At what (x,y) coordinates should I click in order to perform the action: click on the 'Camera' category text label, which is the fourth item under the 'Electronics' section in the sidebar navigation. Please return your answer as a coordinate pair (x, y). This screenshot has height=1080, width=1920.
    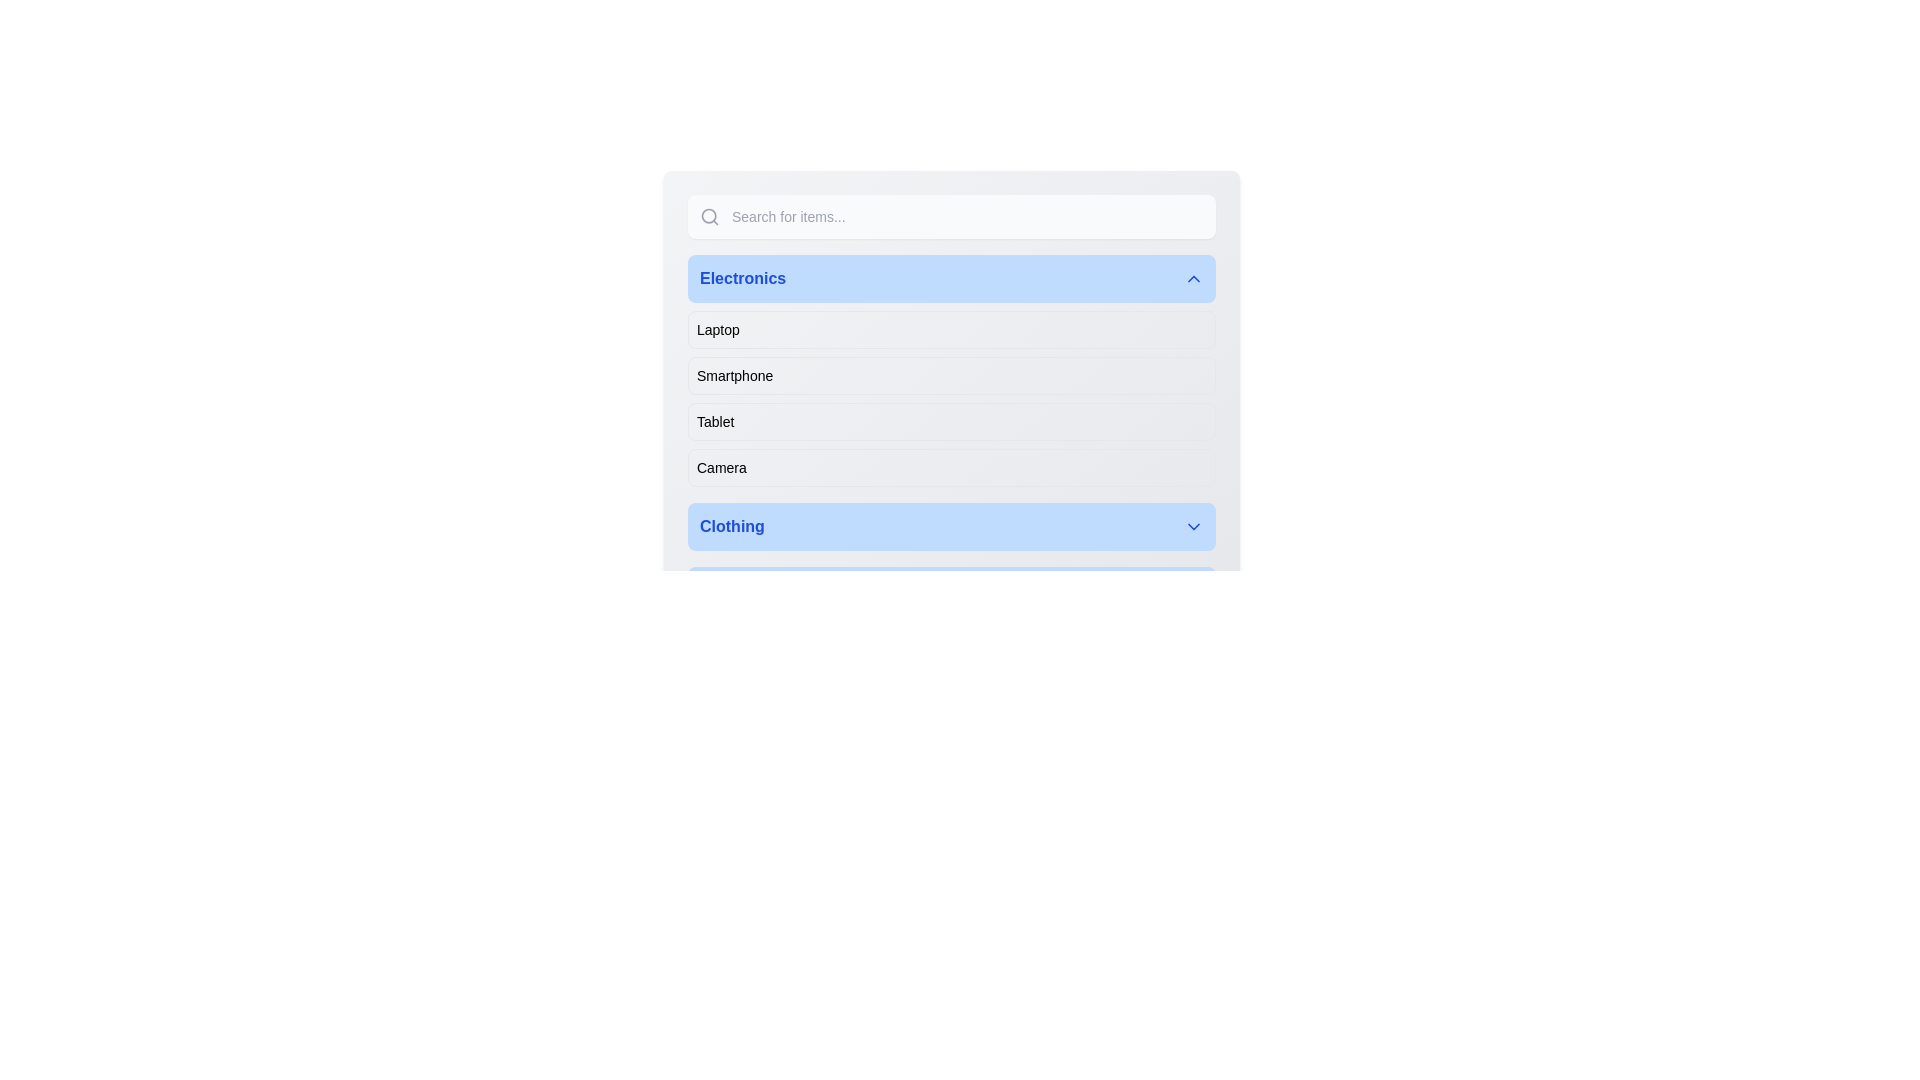
    Looking at the image, I should click on (720, 467).